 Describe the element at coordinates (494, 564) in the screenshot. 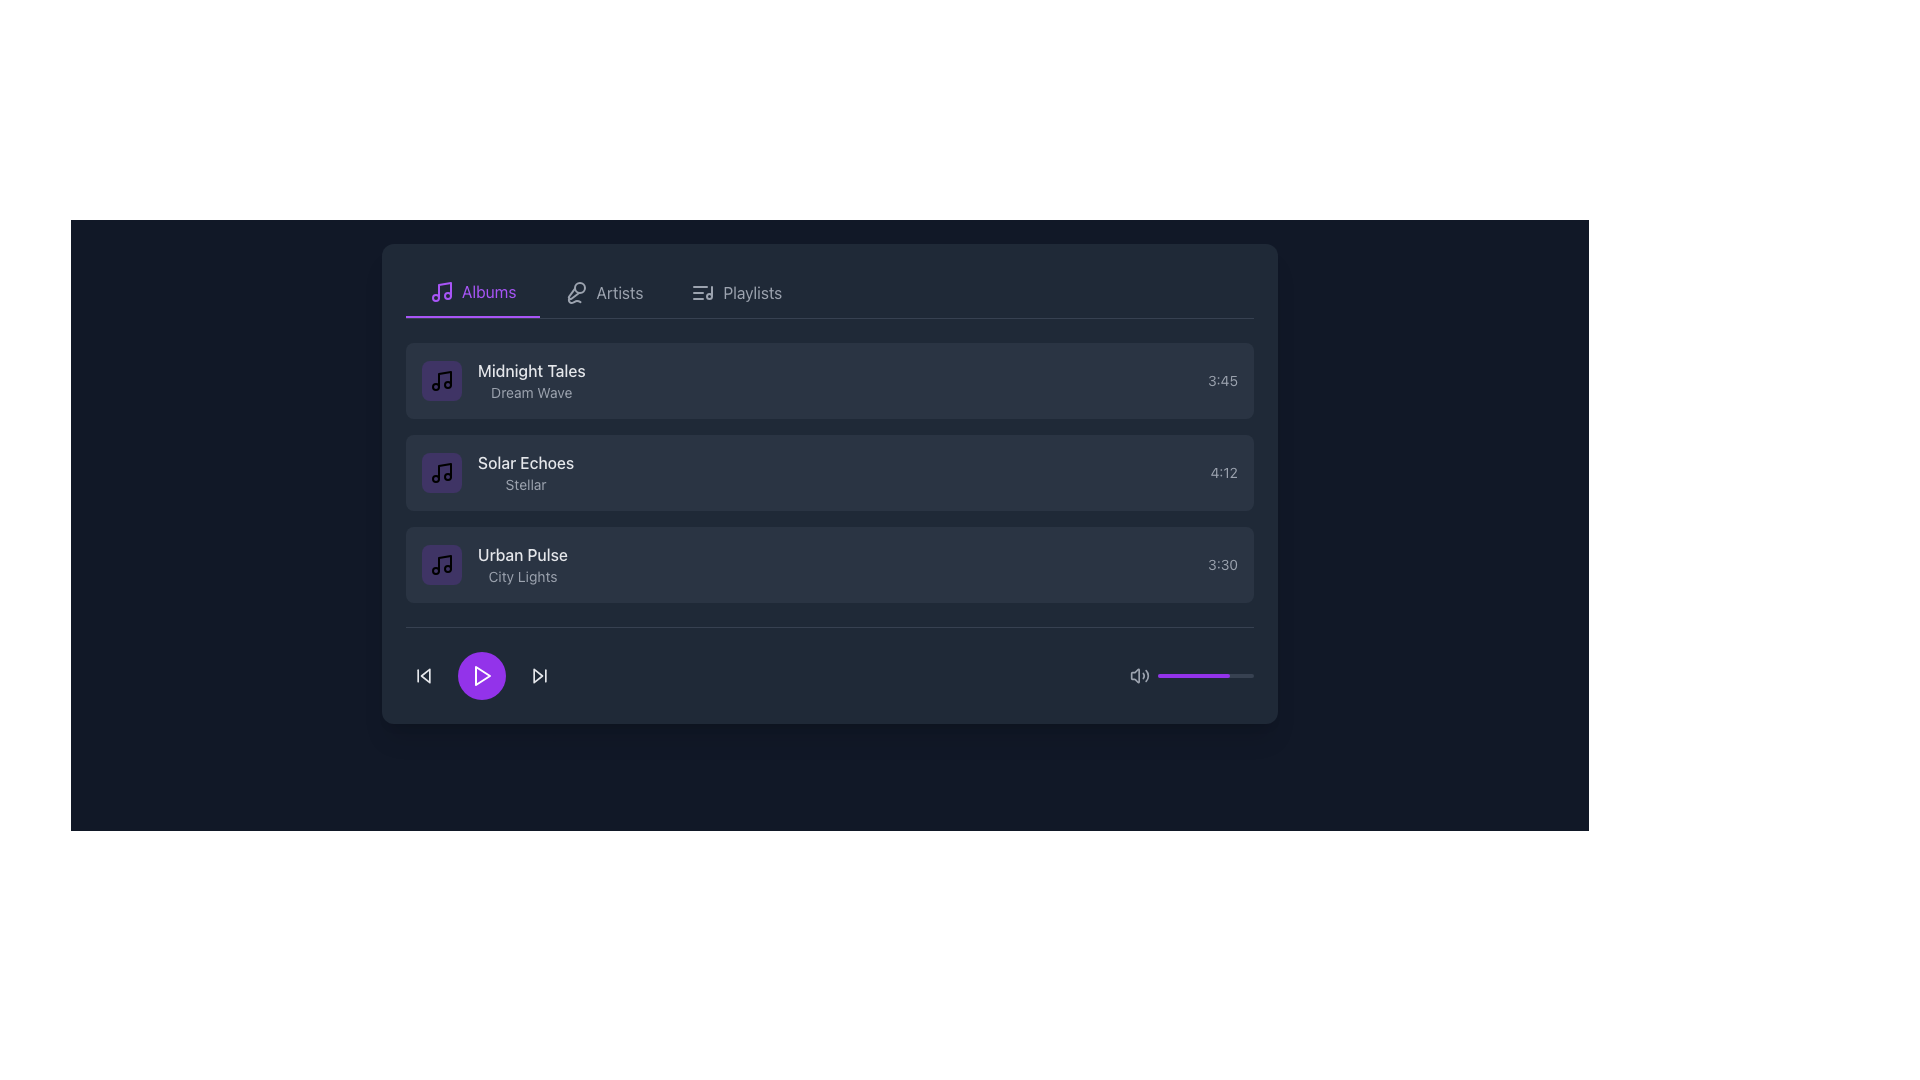

I see `the audio item or playlist option, which is the third item in a vertical list` at that location.